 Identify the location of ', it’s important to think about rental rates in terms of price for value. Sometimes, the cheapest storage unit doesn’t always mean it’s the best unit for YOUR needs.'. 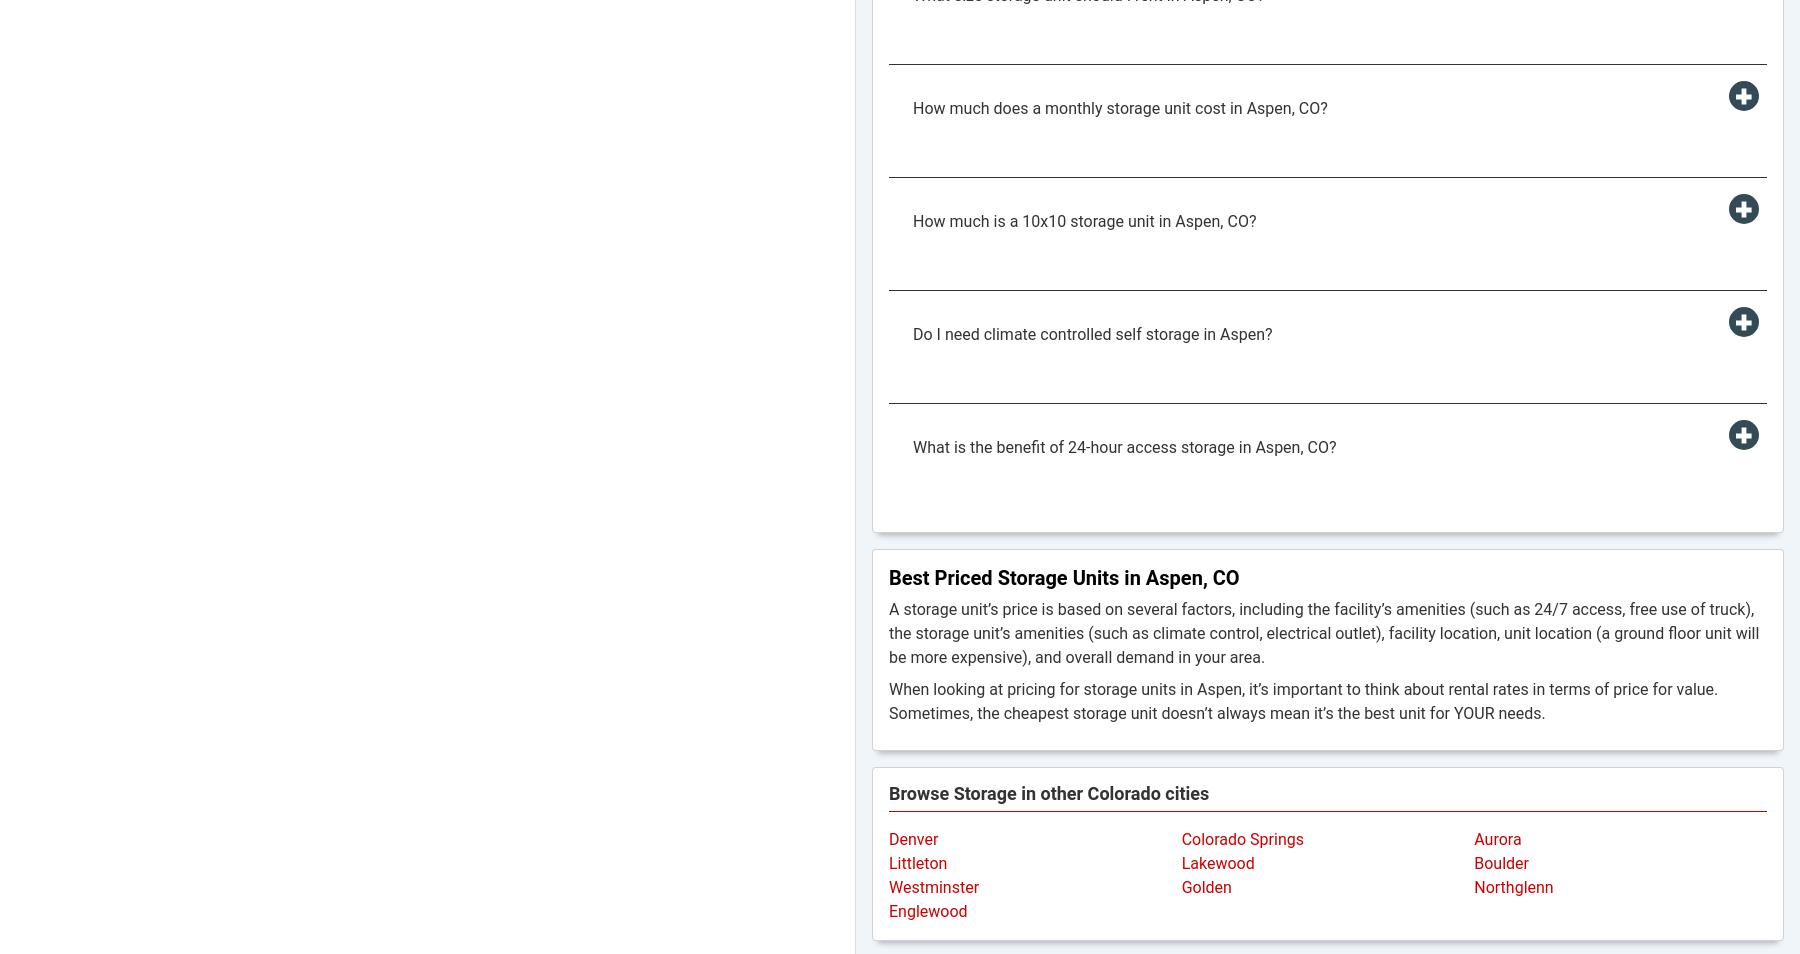
(889, 700).